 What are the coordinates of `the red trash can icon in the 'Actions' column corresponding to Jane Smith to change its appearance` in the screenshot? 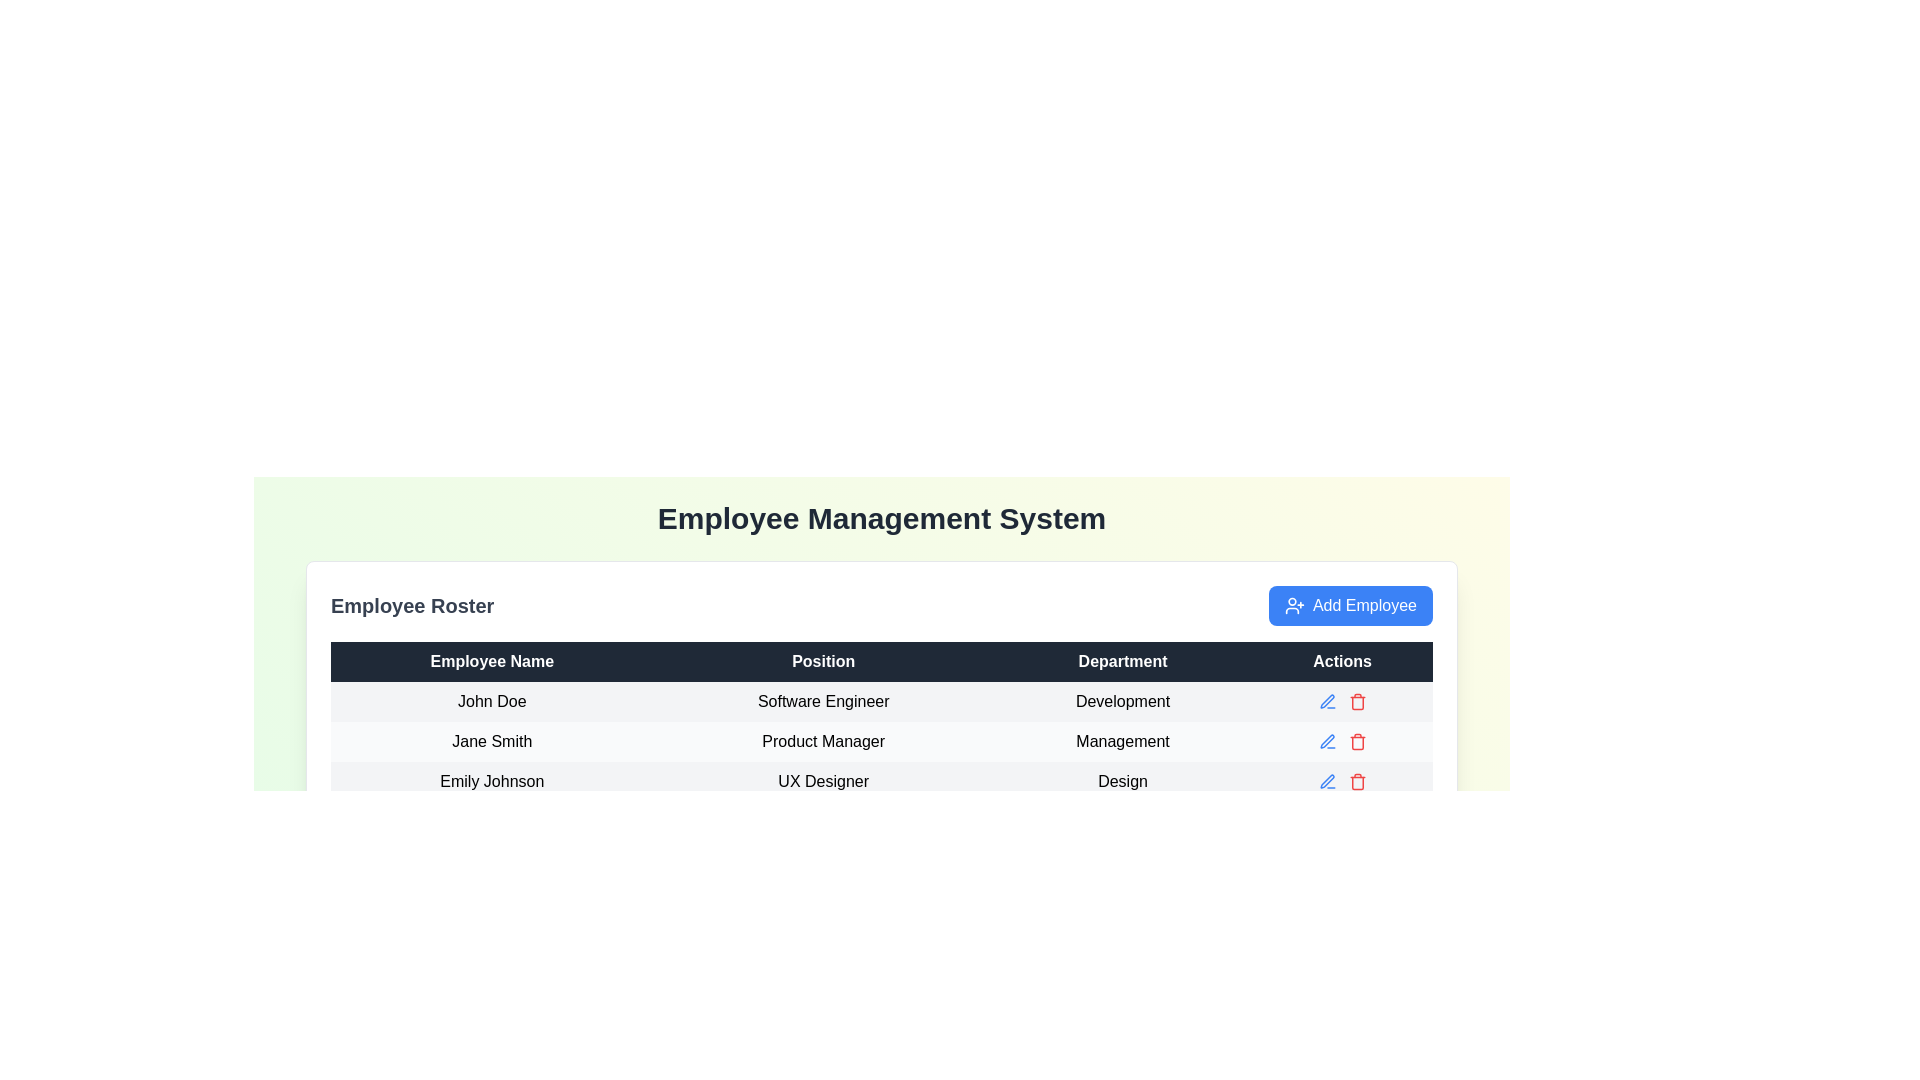 It's located at (1357, 741).